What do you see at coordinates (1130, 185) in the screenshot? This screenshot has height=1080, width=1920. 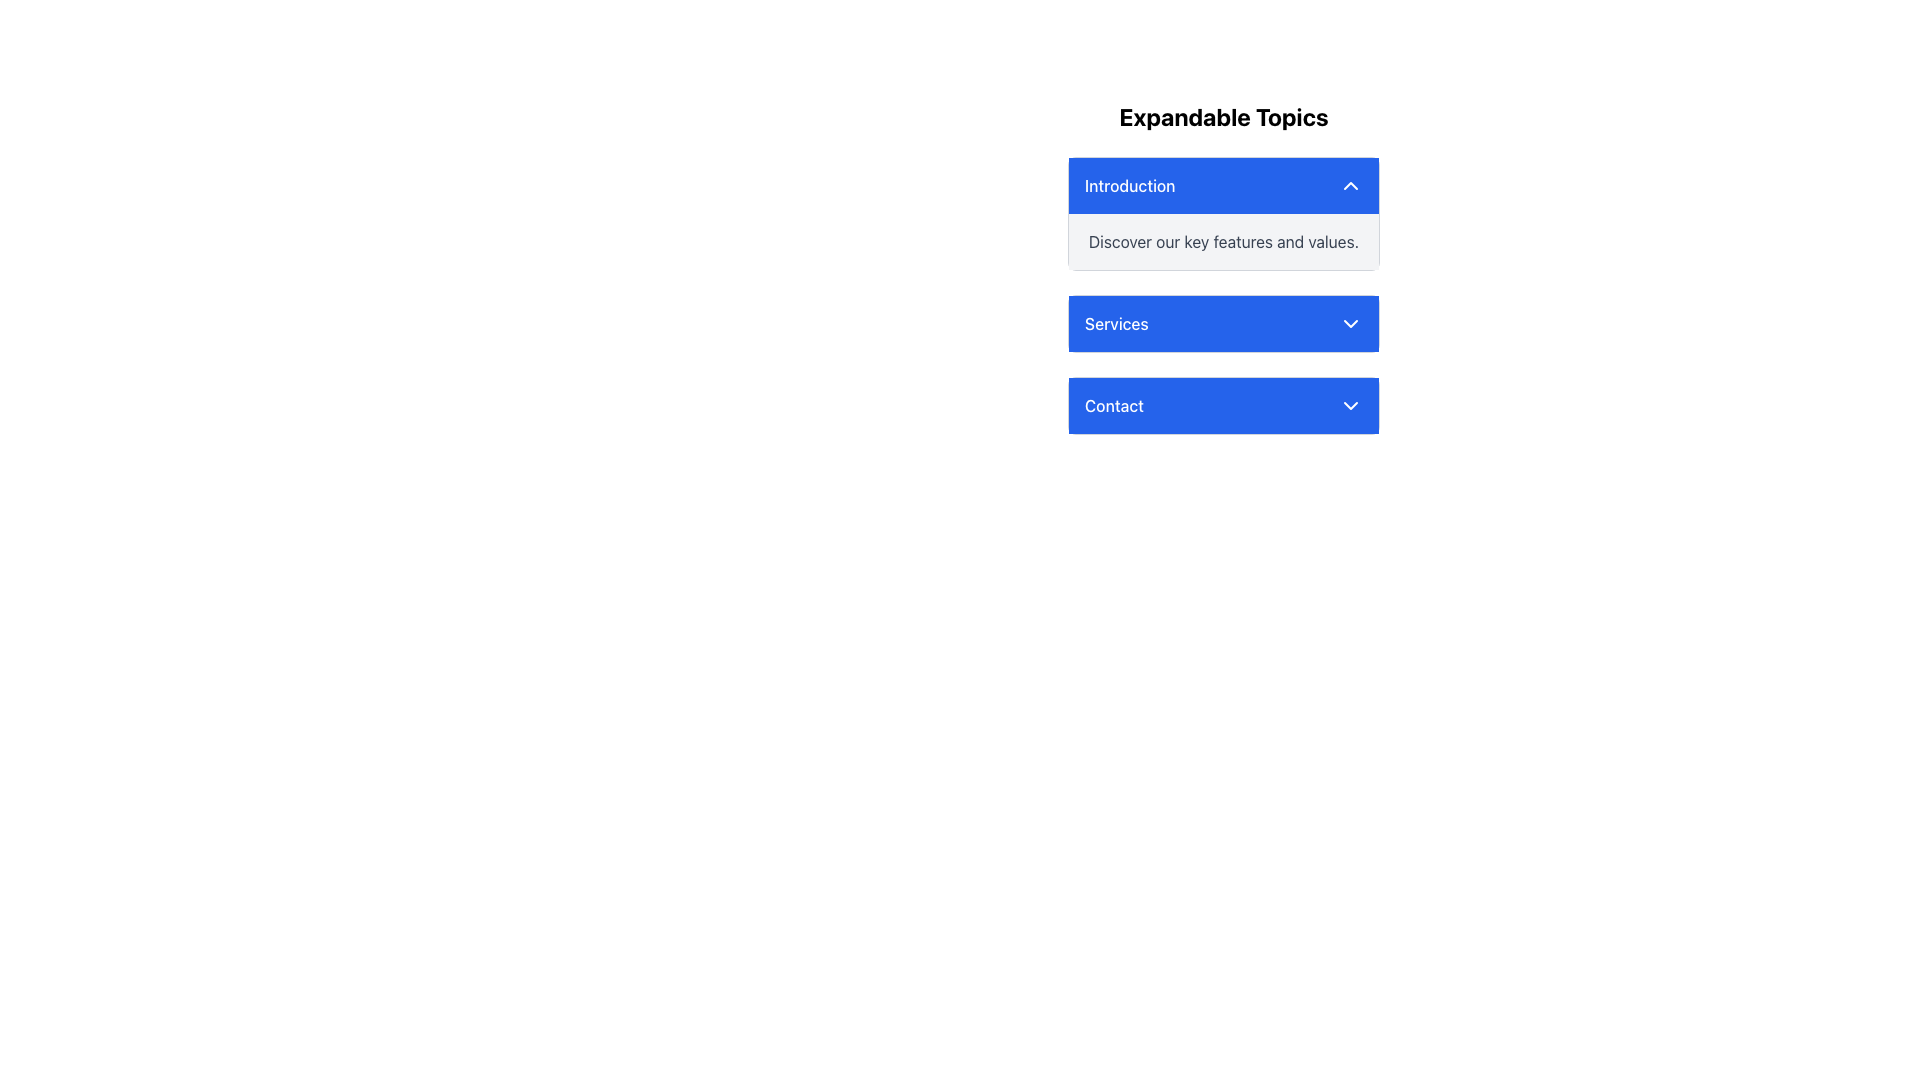 I see `the Text Label that serves as the title for the 'Introduction' expandable section, located to the left of the chevron icon` at bounding box center [1130, 185].